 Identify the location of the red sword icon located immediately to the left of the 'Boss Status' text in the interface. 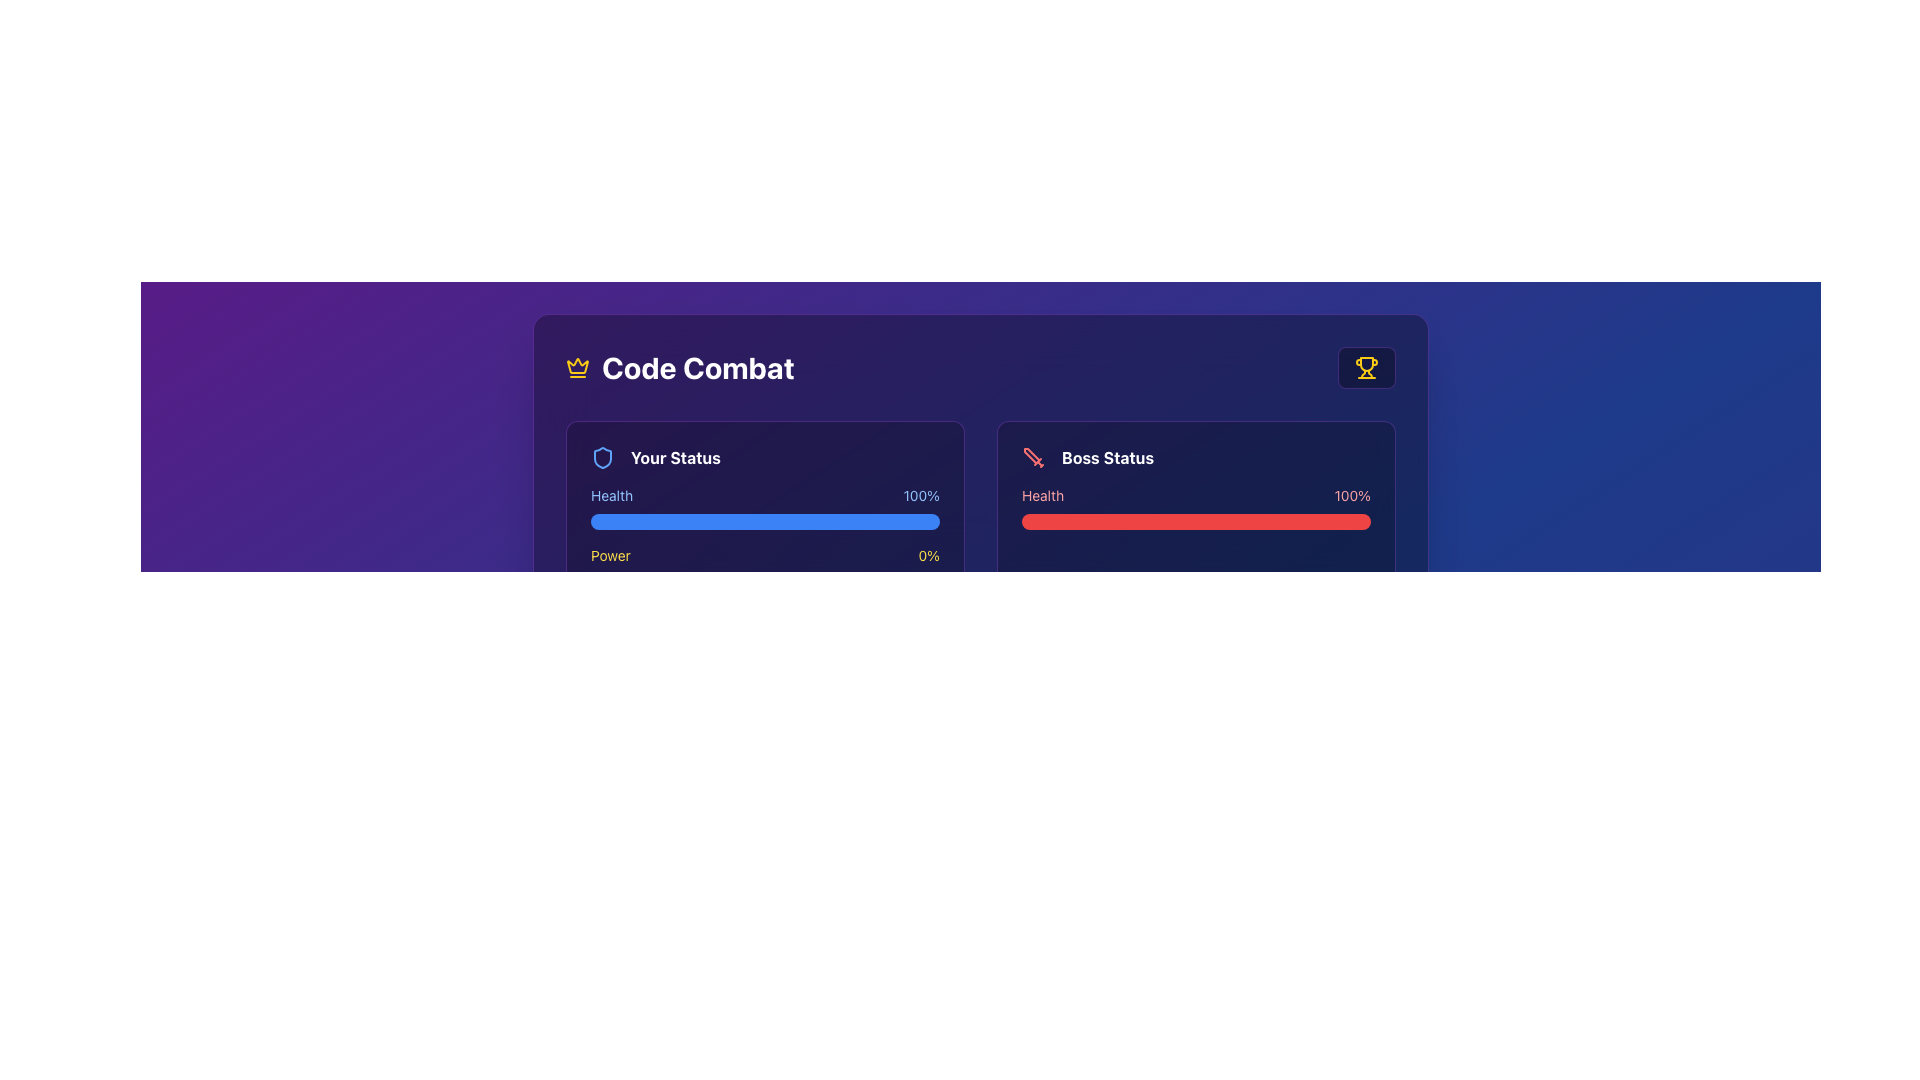
(1033, 458).